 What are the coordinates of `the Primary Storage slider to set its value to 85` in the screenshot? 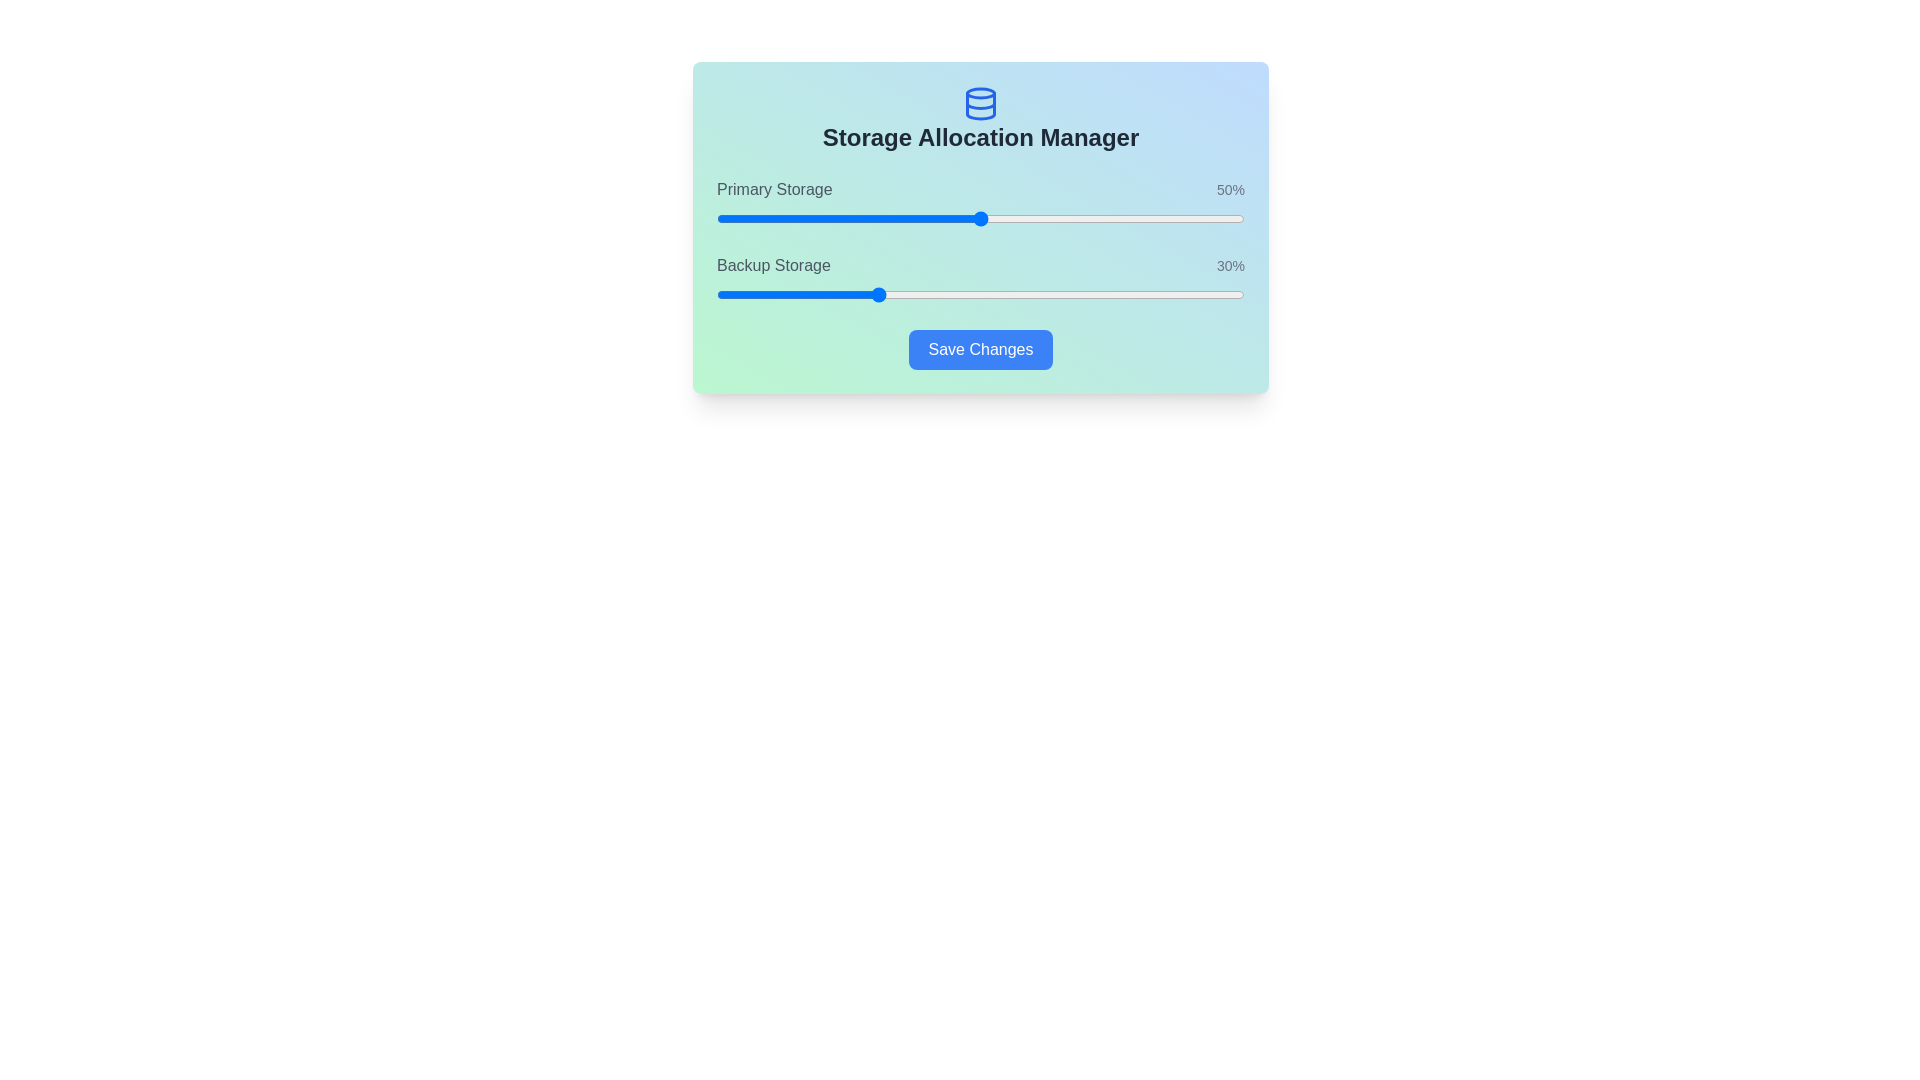 It's located at (1165, 219).